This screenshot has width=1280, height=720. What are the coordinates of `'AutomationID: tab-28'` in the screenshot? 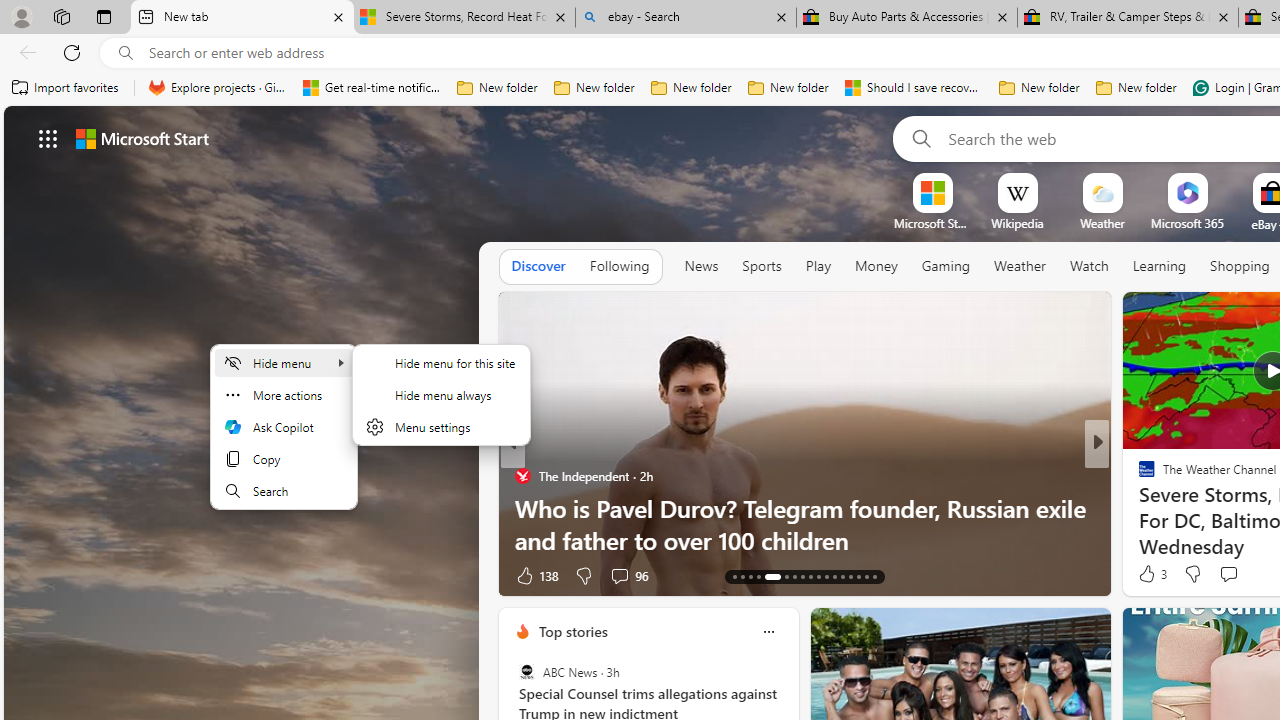 It's located at (865, 577).